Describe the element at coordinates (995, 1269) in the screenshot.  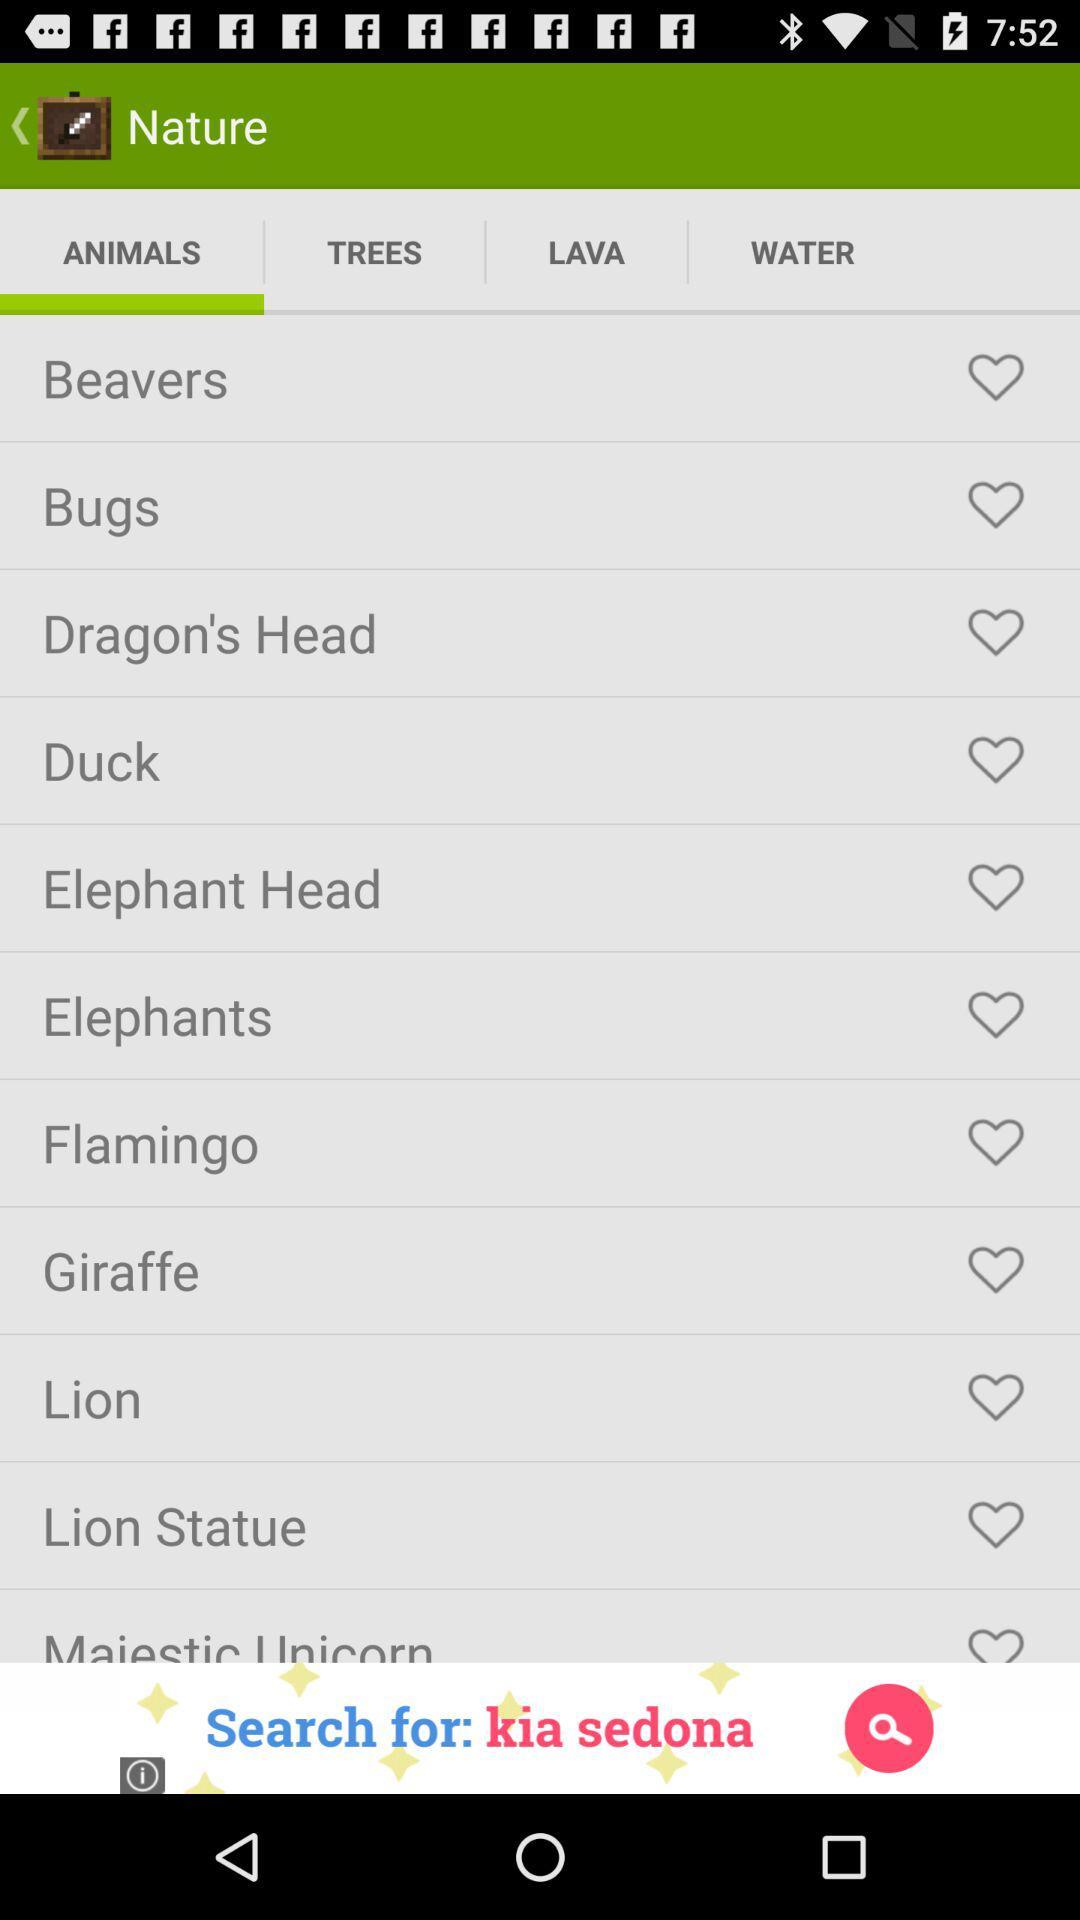
I see `favorite` at that location.